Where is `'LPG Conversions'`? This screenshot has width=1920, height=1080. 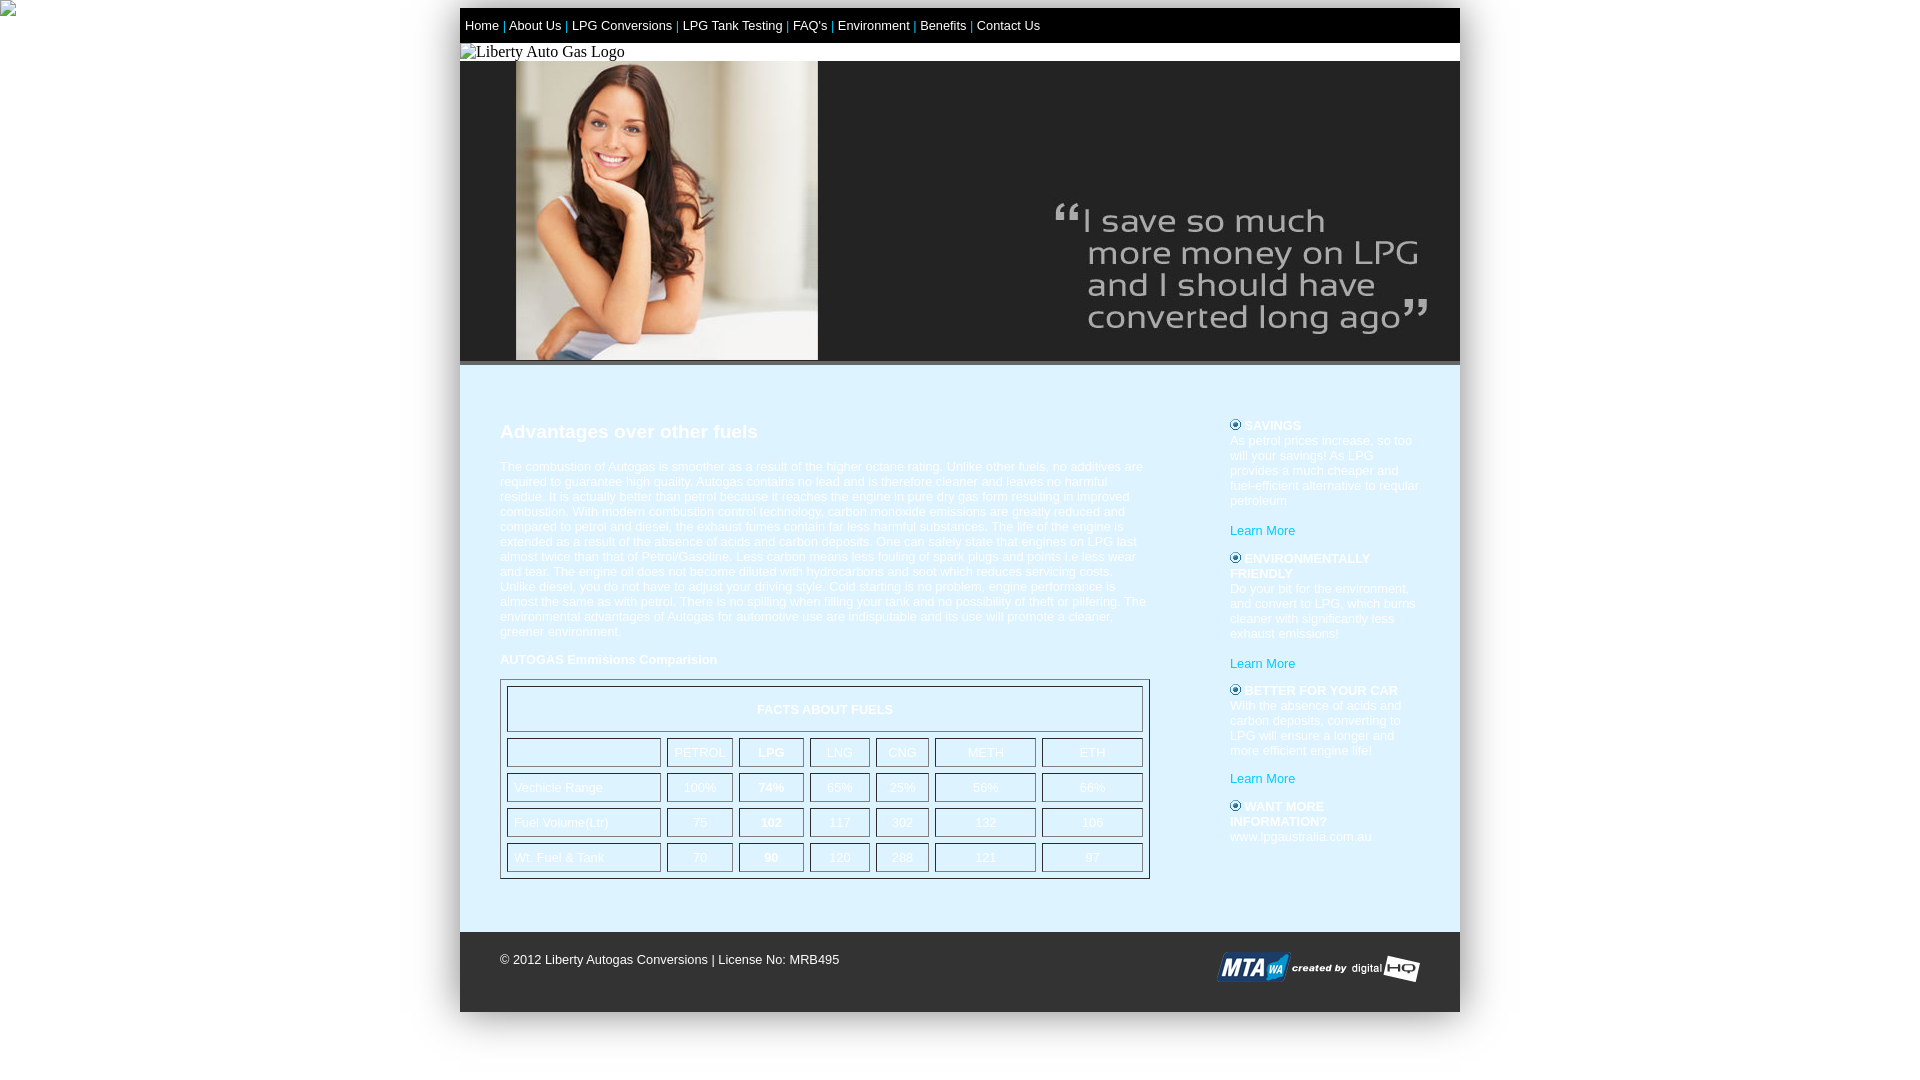
'LPG Conversions' is located at coordinates (621, 25).